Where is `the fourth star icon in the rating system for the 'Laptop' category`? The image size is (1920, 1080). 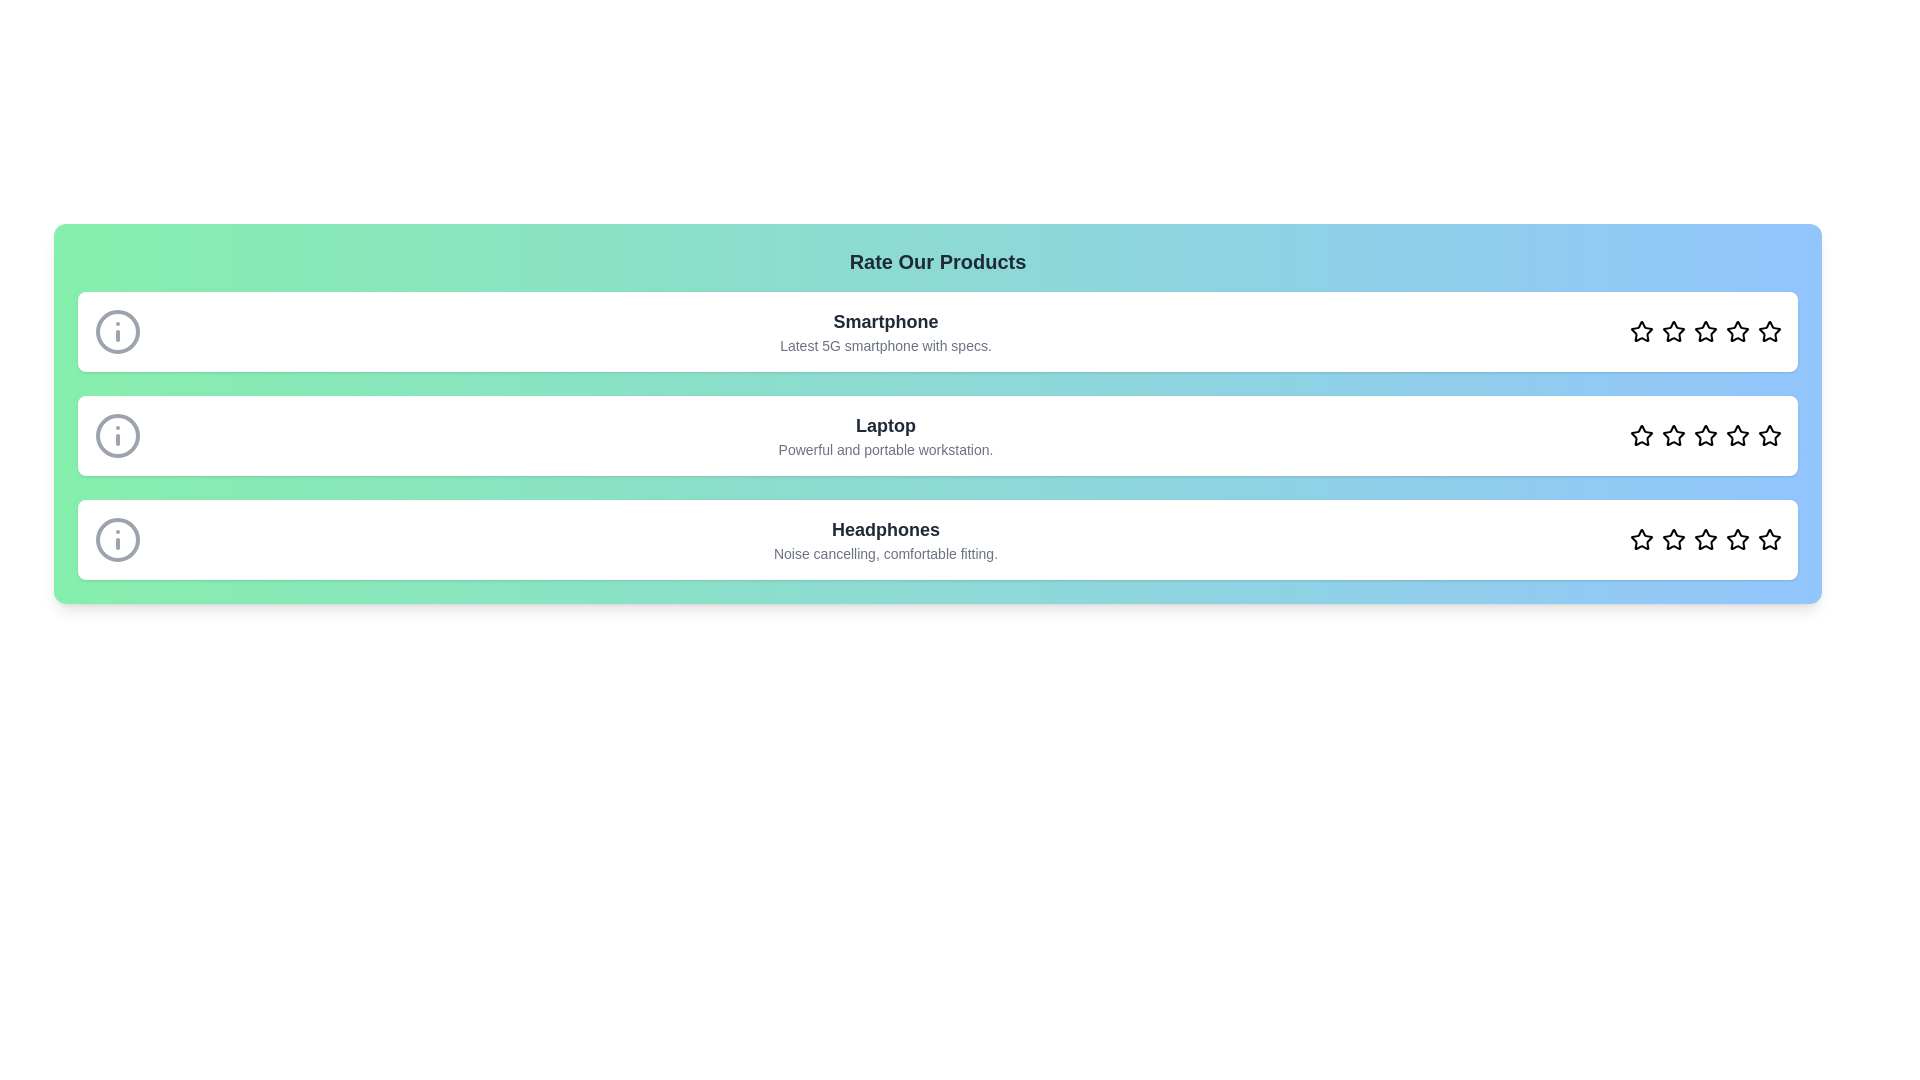
the fourth star icon in the rating system for the 'Laptop' category is located at coordinates (1704, 434).